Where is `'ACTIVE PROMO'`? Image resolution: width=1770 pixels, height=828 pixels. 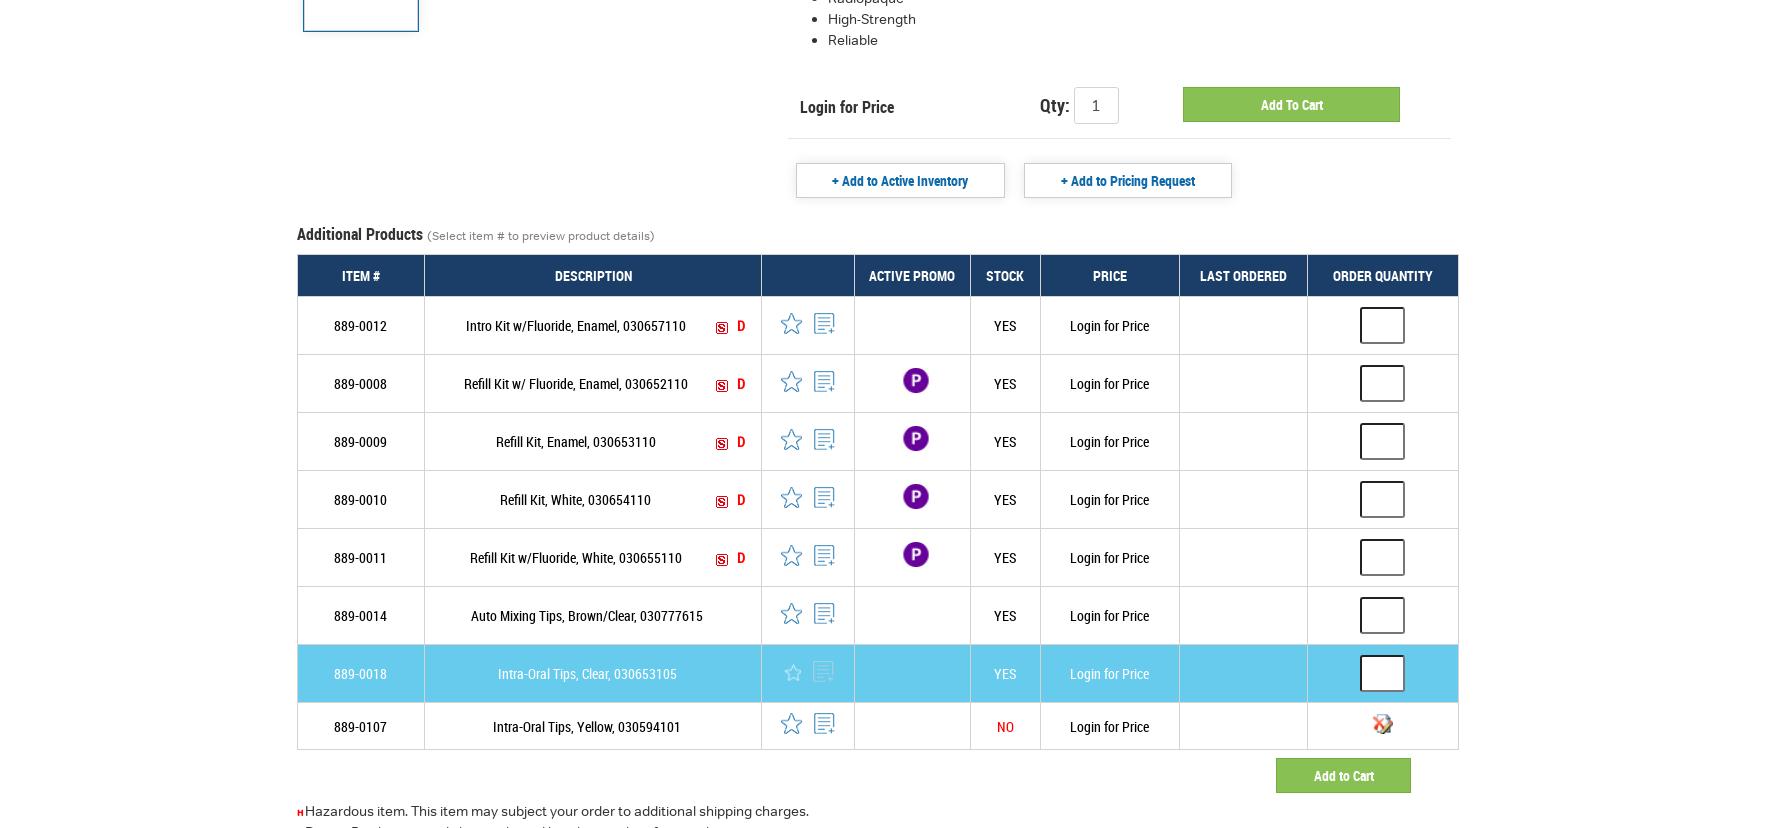
'ACTIVE PROMO' is located at coordinates (911, 274).